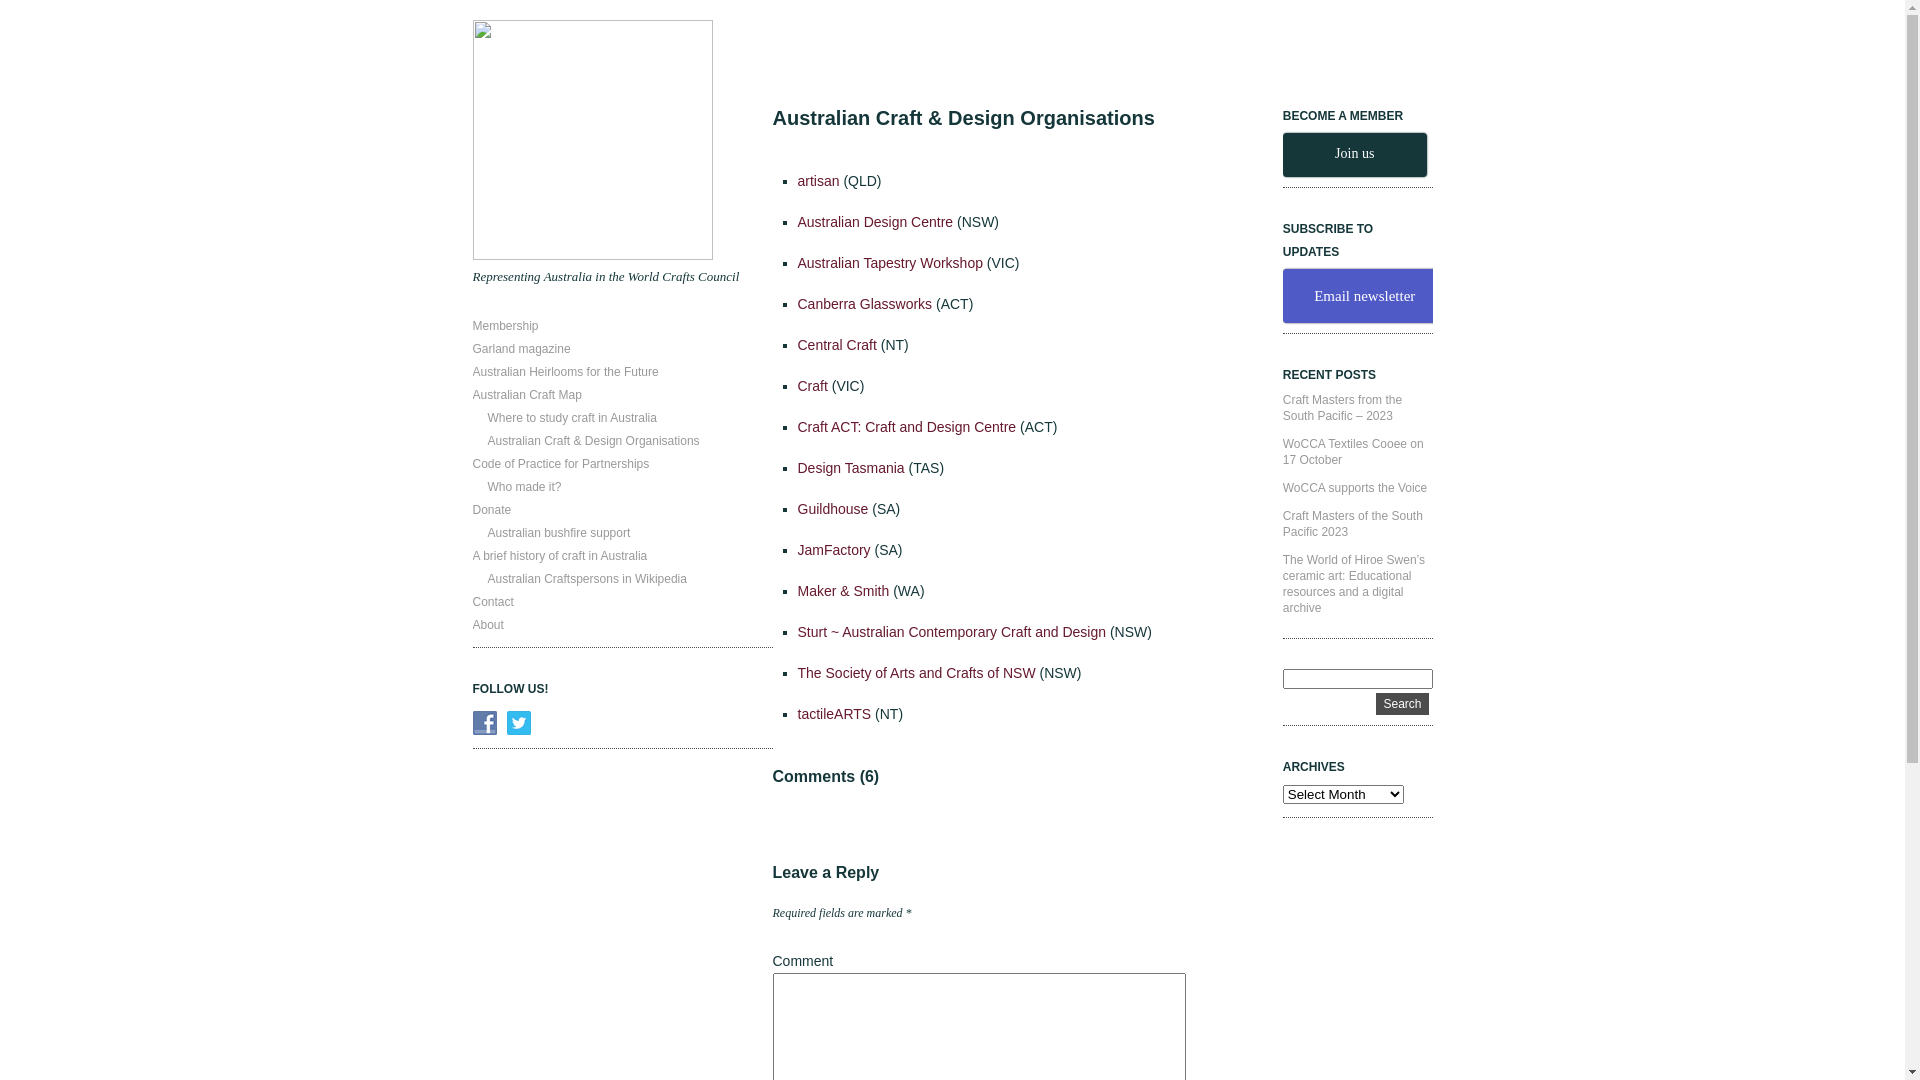 This screenshot has height=1080, width=1920. What do you see at coordinates (487, 623) in the screenshot?
I see `'About'` at bounding box center [487, 623].